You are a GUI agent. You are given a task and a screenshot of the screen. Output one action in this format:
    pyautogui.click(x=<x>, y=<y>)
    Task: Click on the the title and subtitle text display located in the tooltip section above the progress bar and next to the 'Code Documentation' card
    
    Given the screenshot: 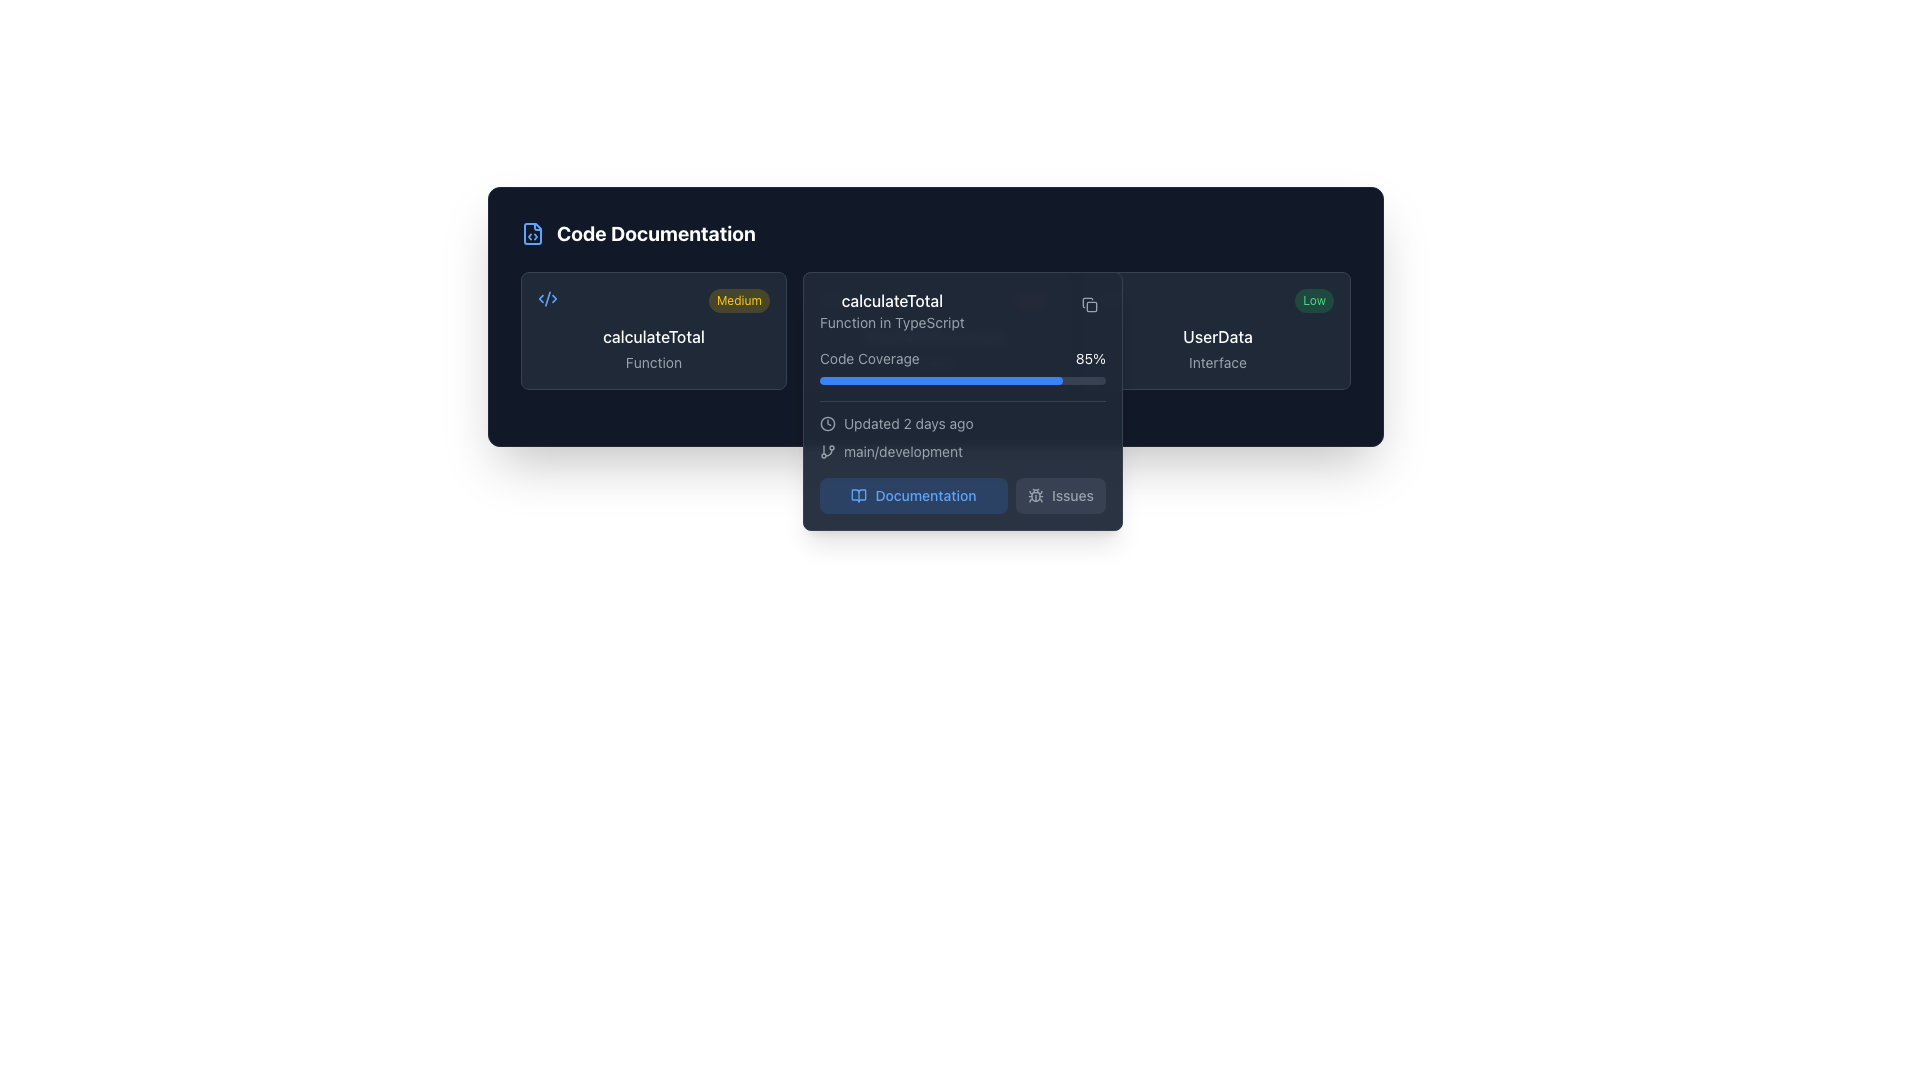 What is the action you would take?
    pyautogui.click(x=891, y=311)
    